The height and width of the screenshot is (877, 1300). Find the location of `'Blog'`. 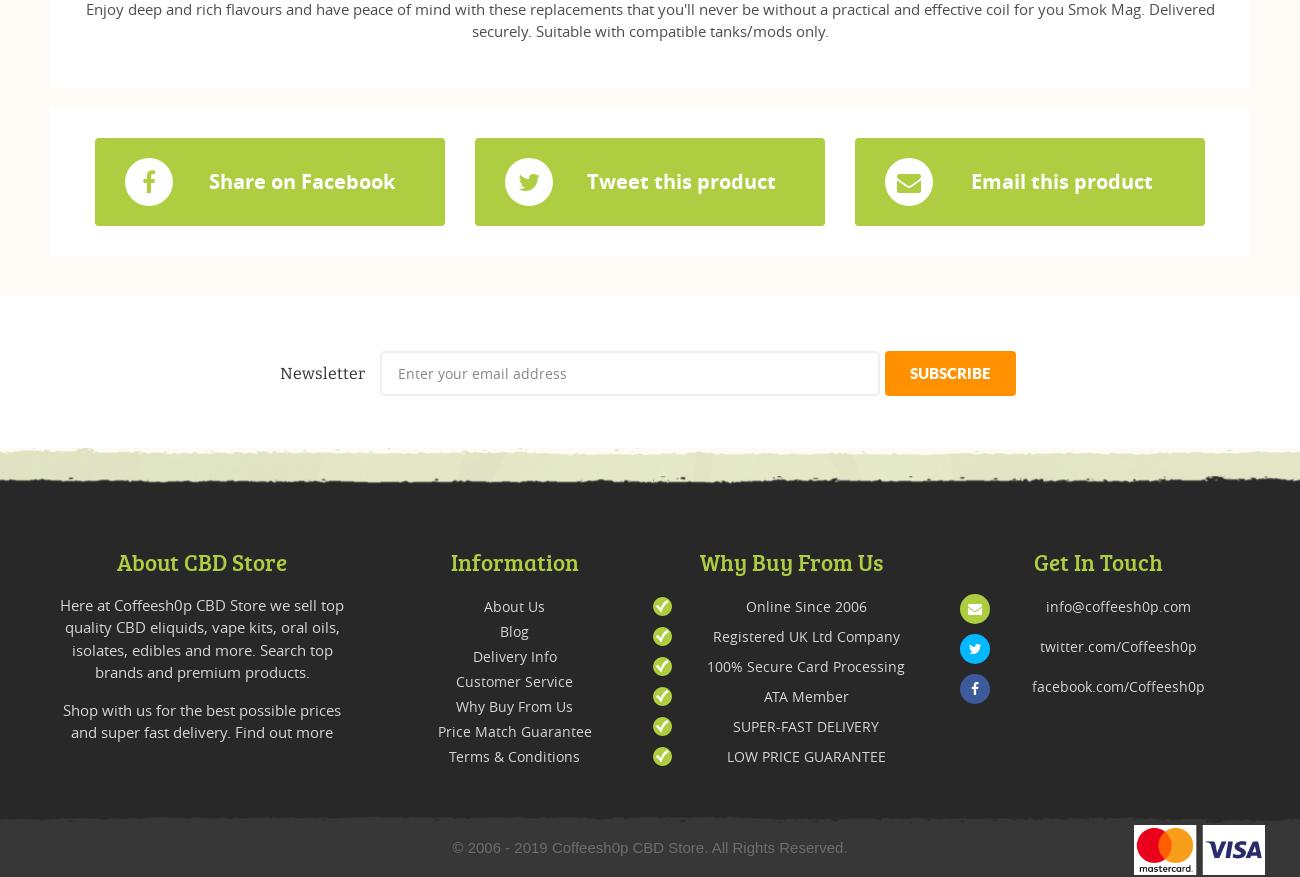

'Blog' is located at coordinates (514, 629).